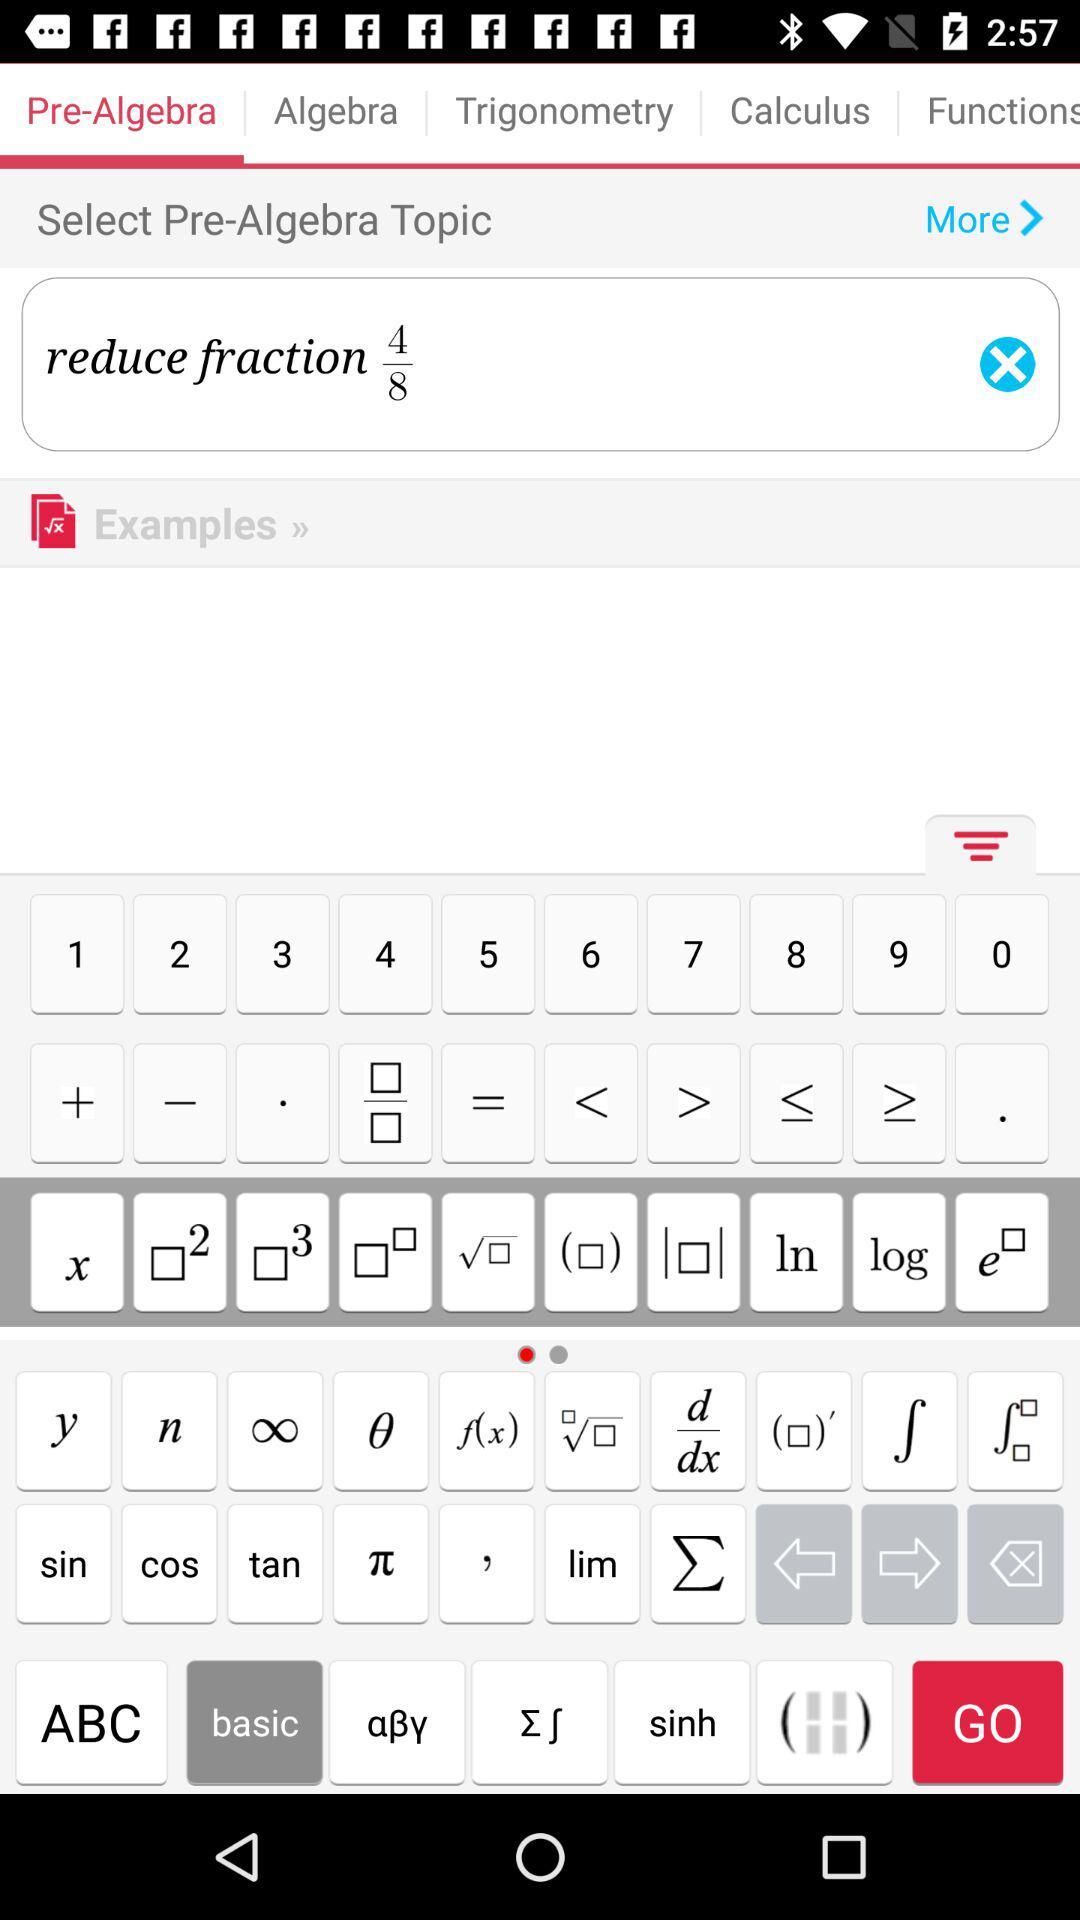 Image resolution: width=1080 pixels, height=1920 pixels. Describe the element at coordinates (802, 1562) in the screenshot. I see `go back` at that location.